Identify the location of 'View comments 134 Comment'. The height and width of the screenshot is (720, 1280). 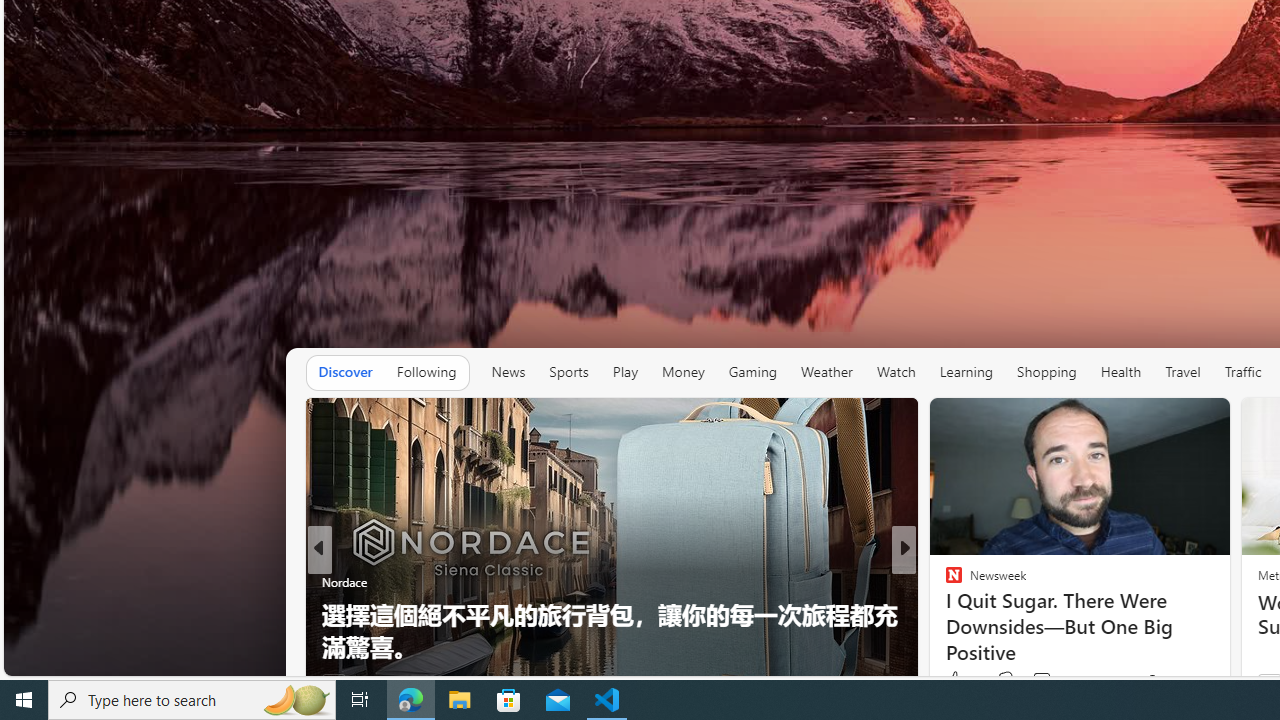
(1036, 680).